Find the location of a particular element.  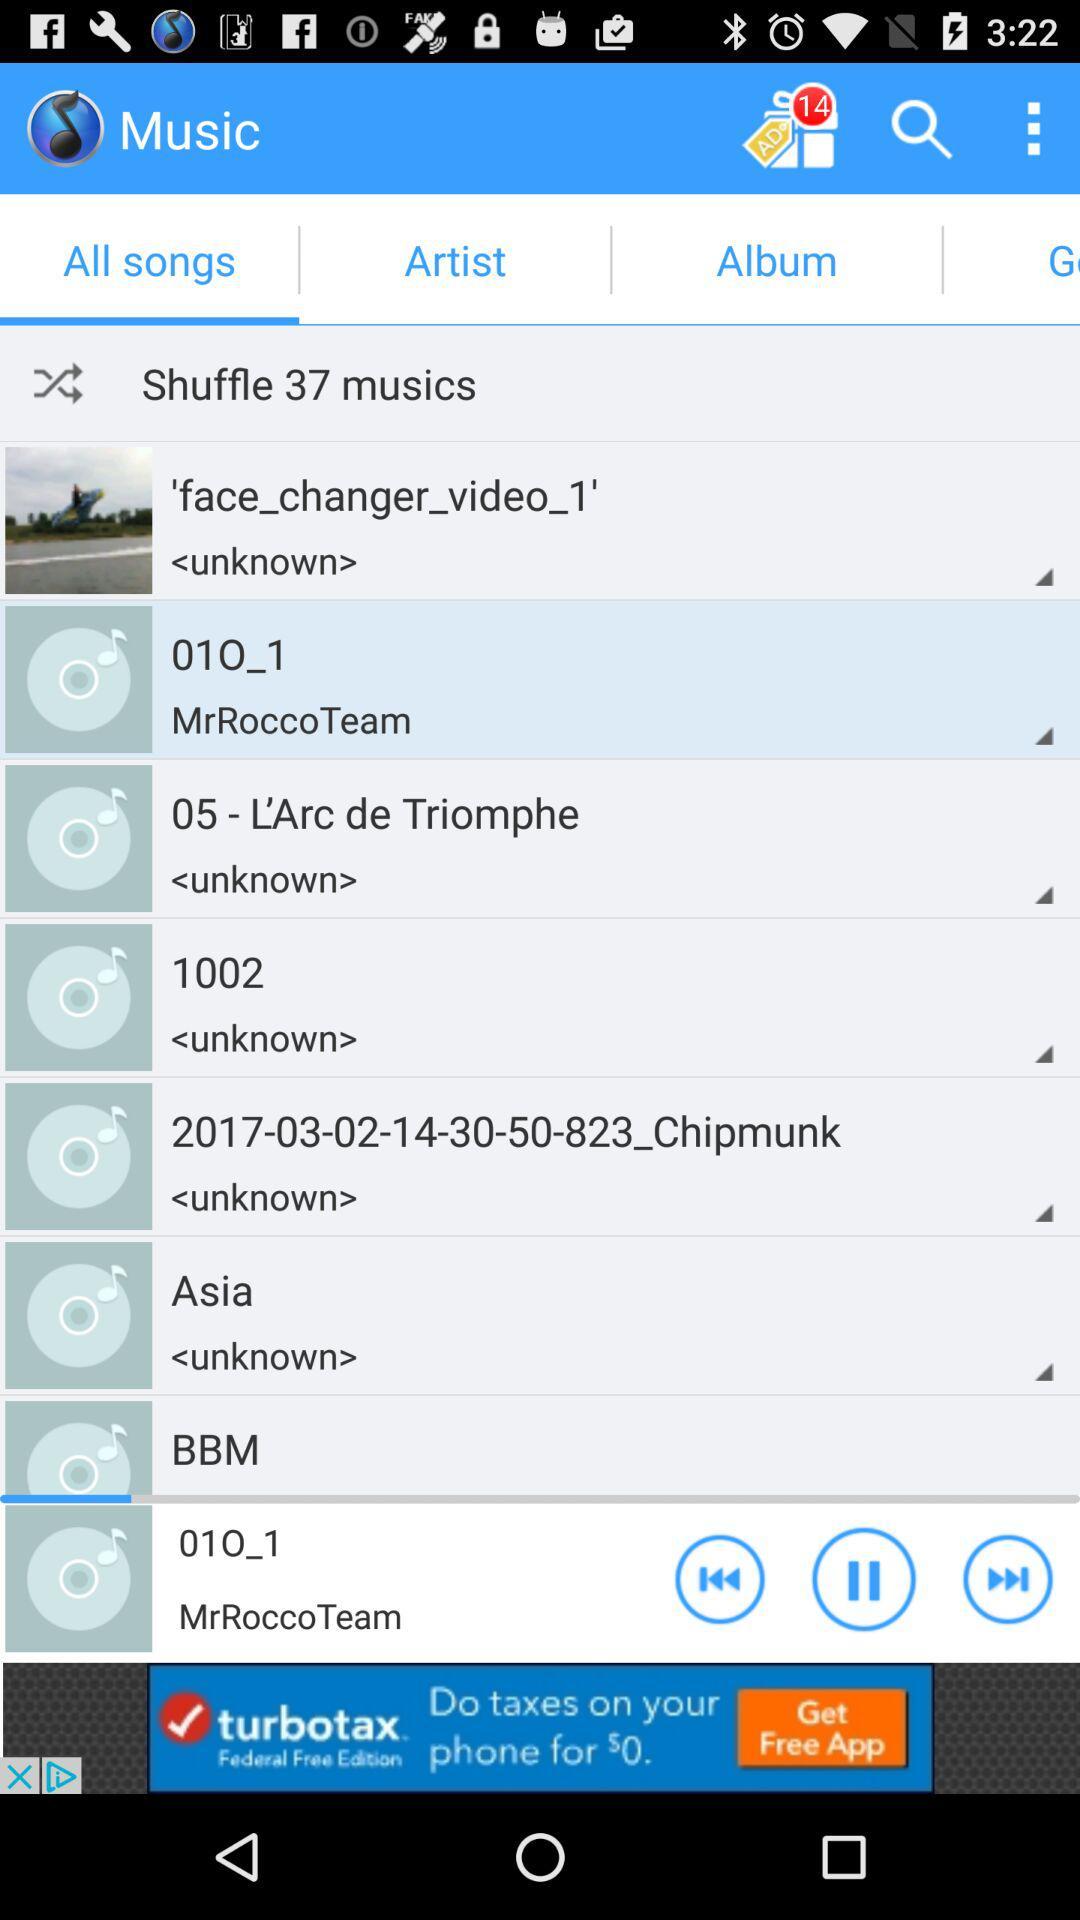

into the file is located at coordinates (64, 127).